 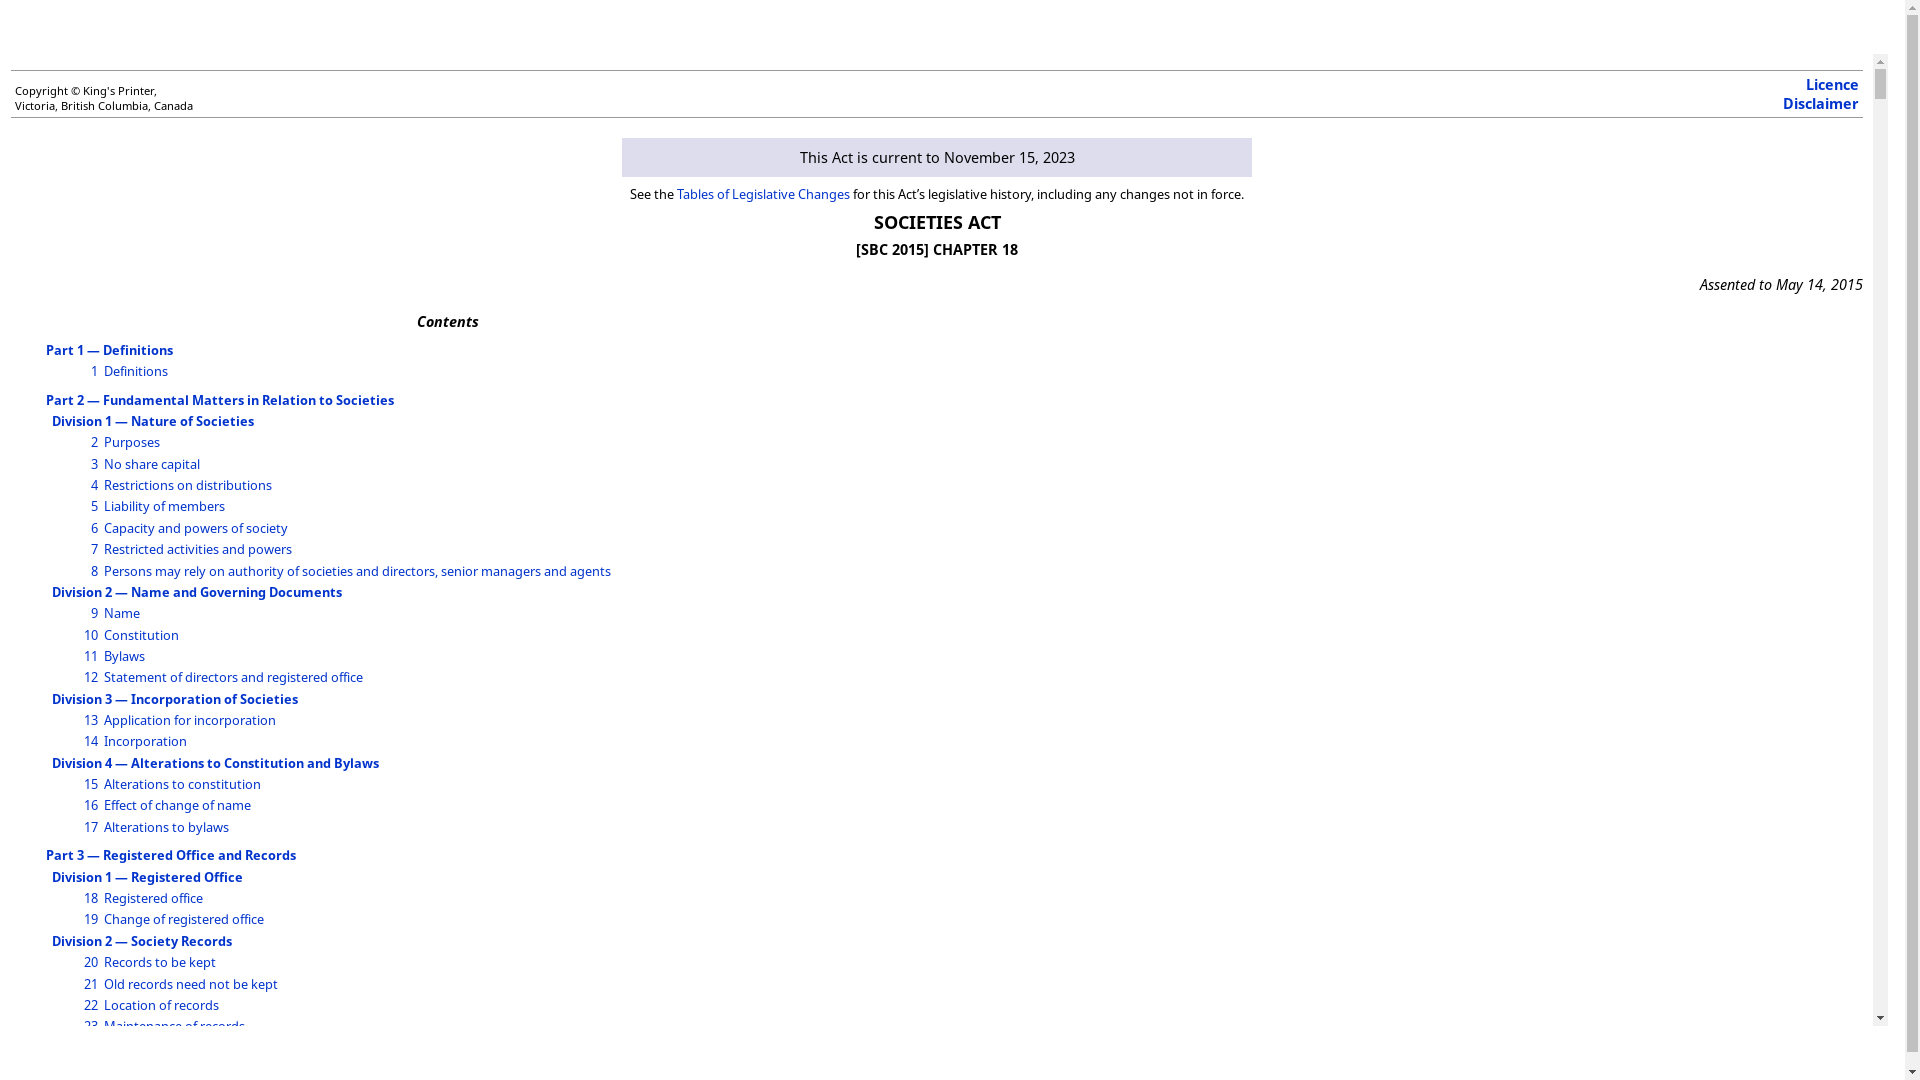 I want to click on 'Change of registered office', so click(x=183, y=918).